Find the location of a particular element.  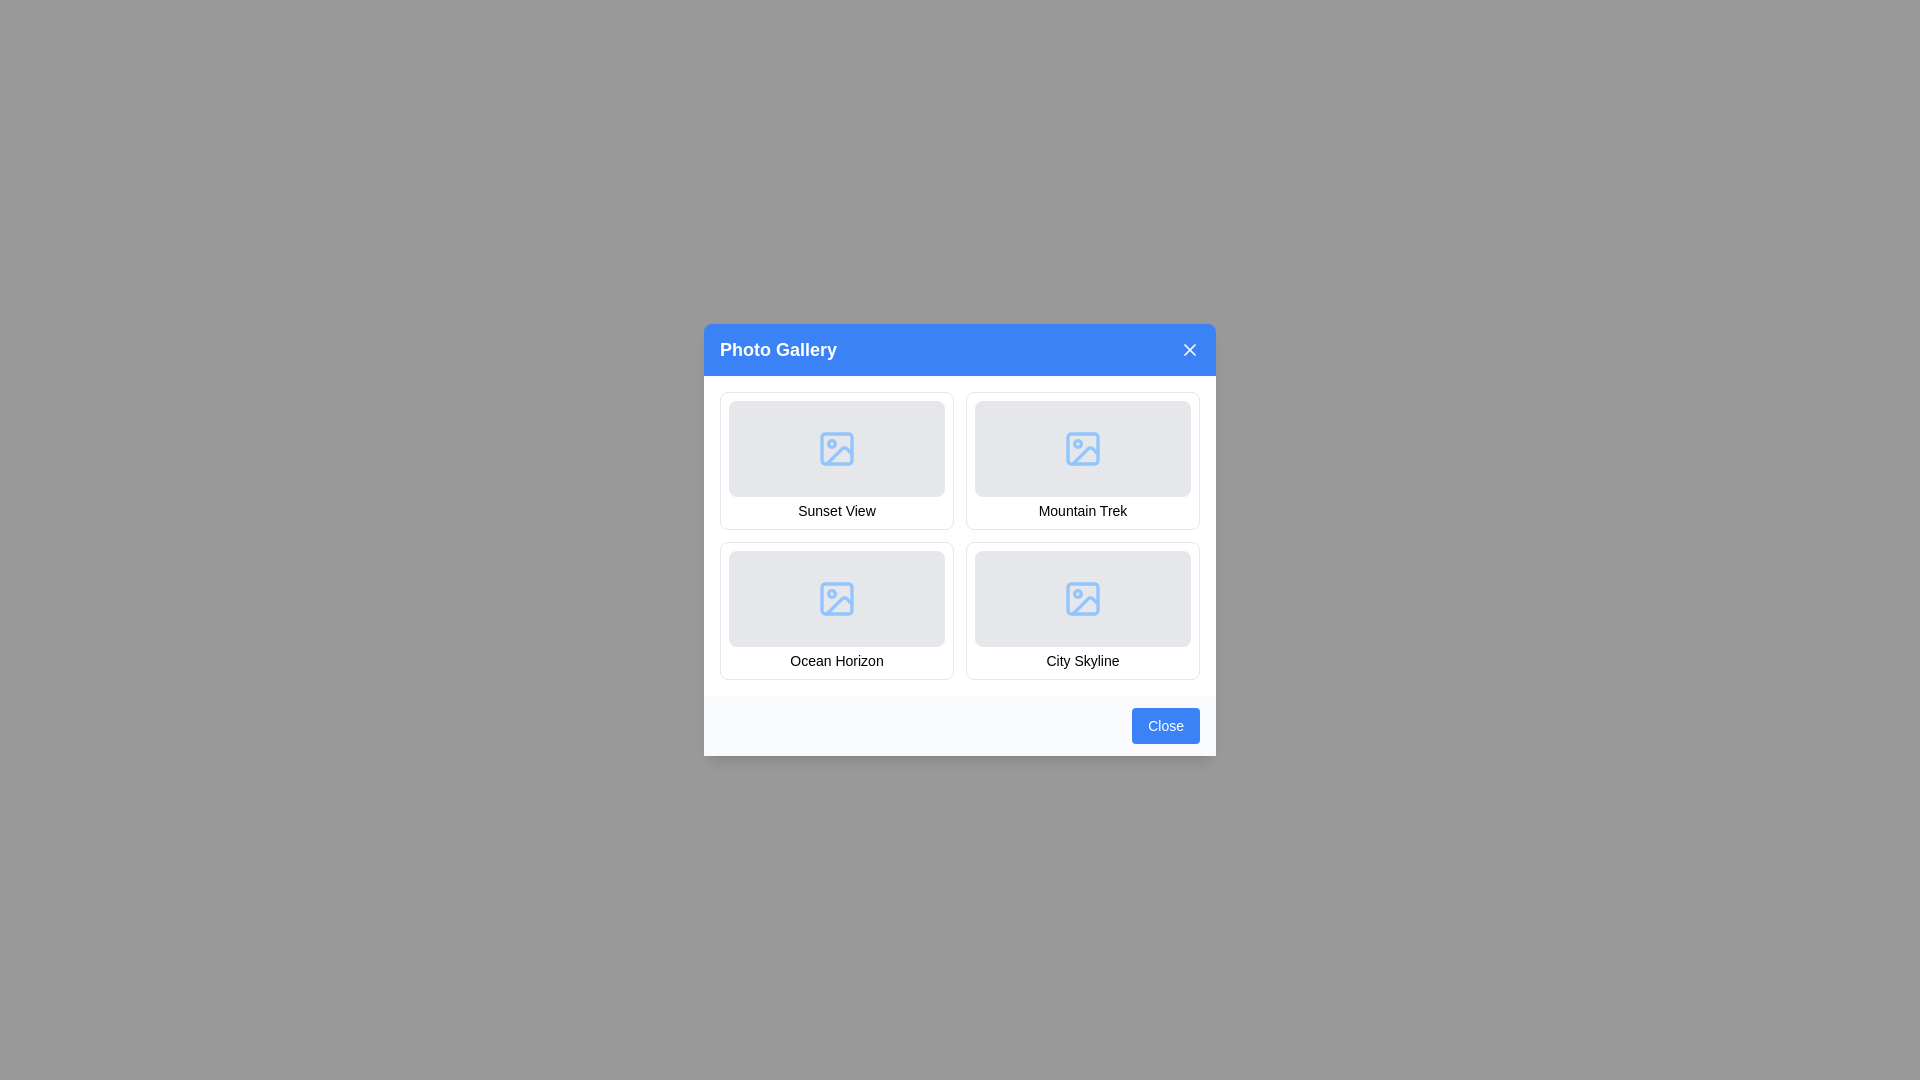

the image placeholder is located at coordinates (836, 447).